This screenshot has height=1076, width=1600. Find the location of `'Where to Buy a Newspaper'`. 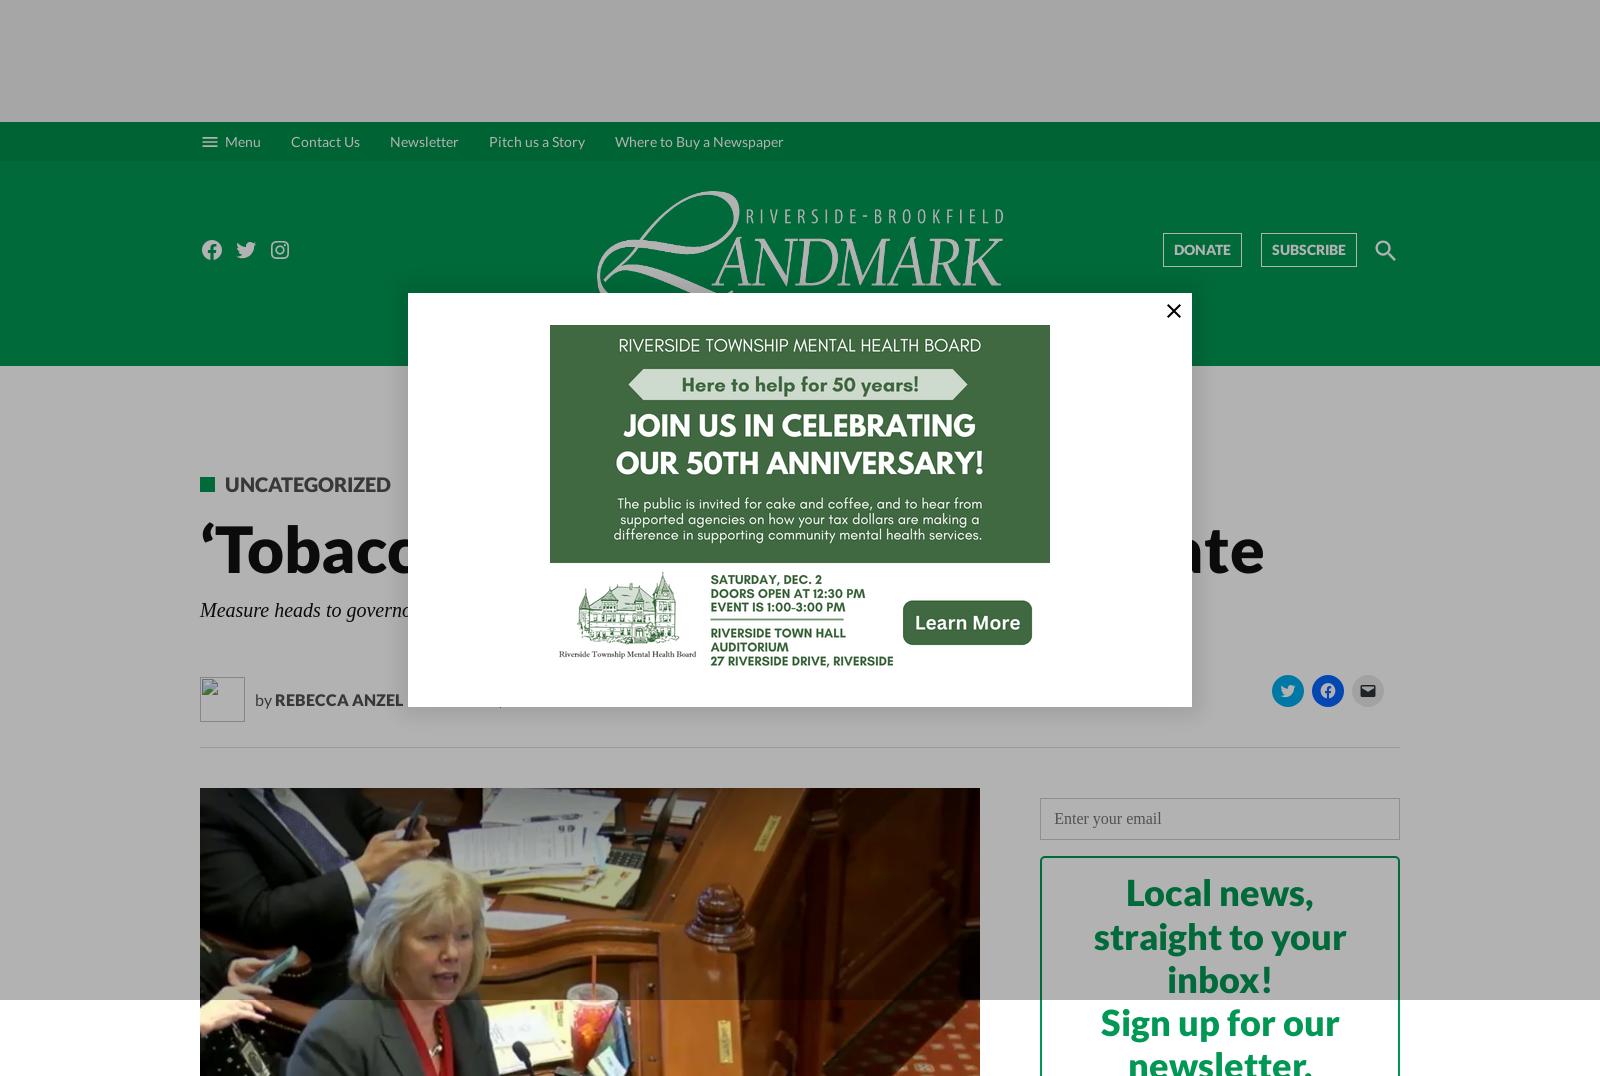

'Where to Buy a Newspaper' is located at coordinates (699, 140).